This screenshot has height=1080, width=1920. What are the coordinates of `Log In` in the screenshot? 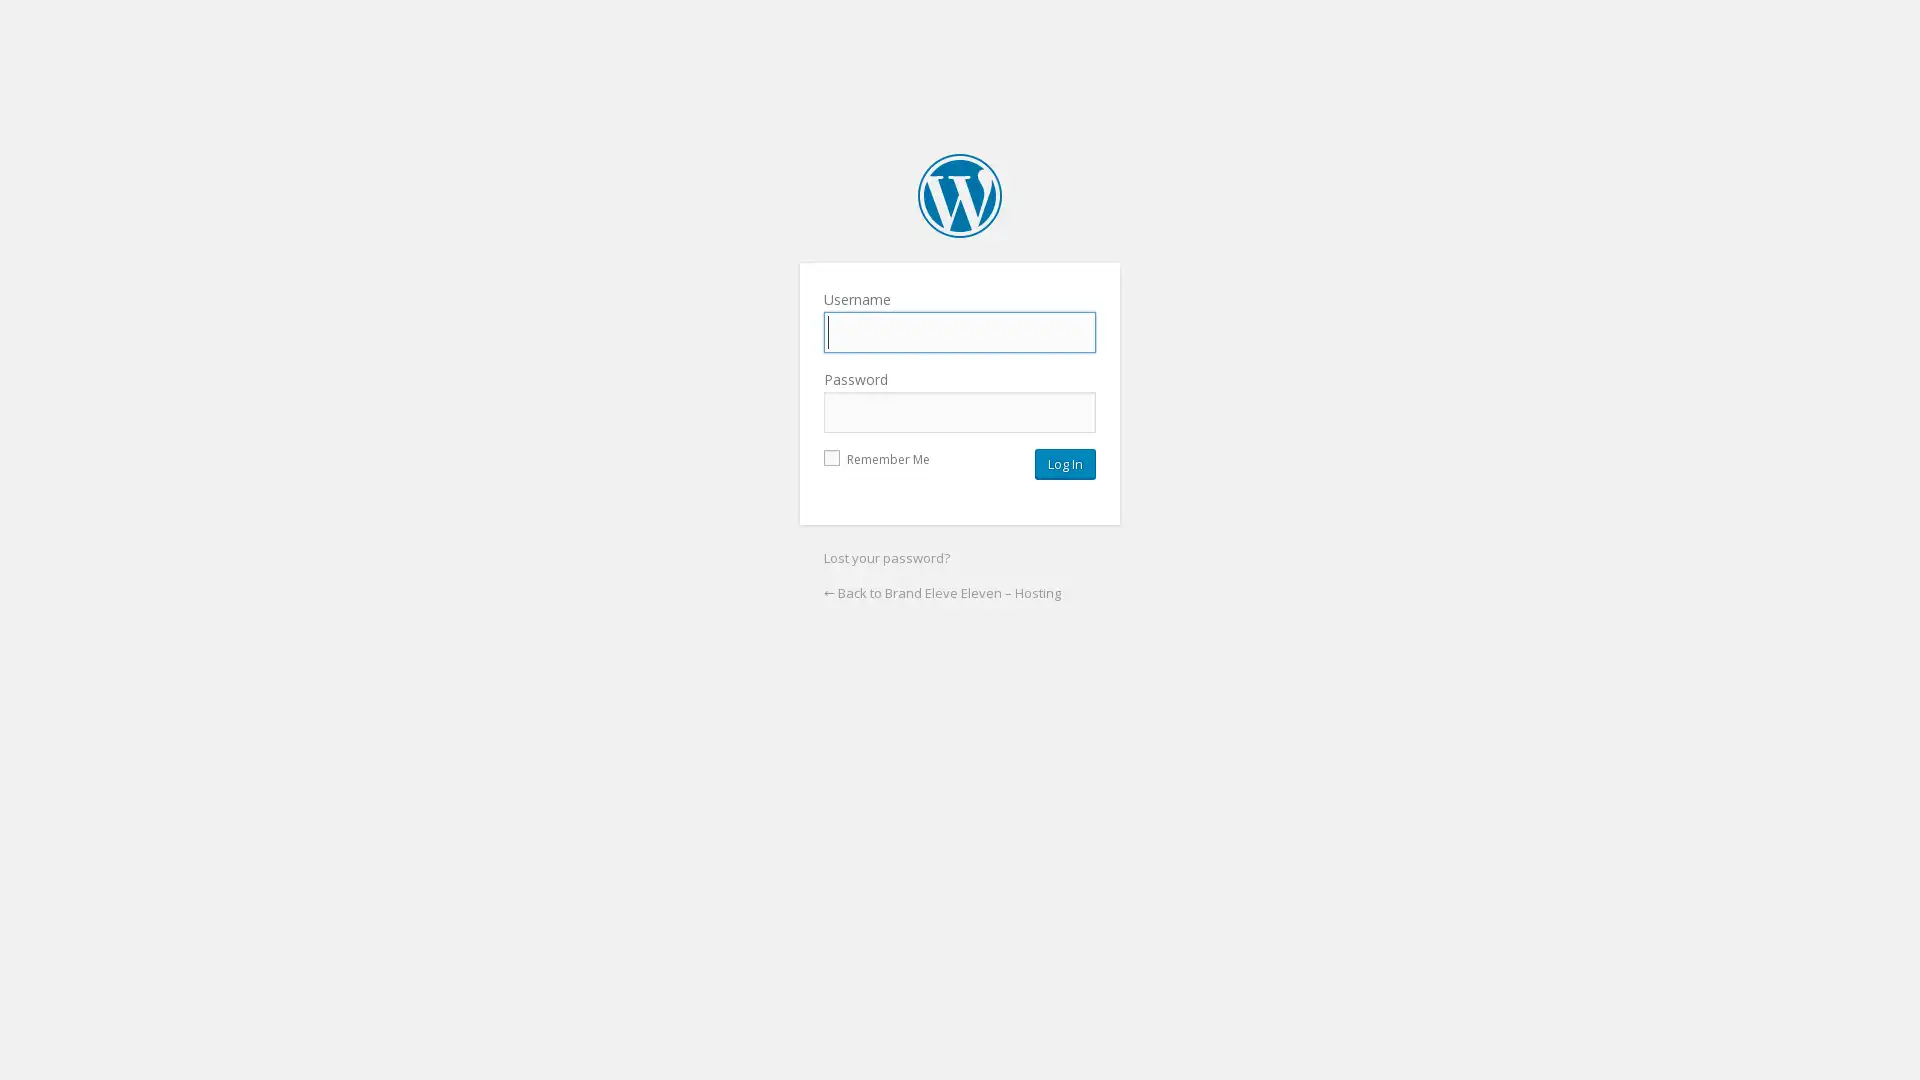 It's located at (1064, 462).